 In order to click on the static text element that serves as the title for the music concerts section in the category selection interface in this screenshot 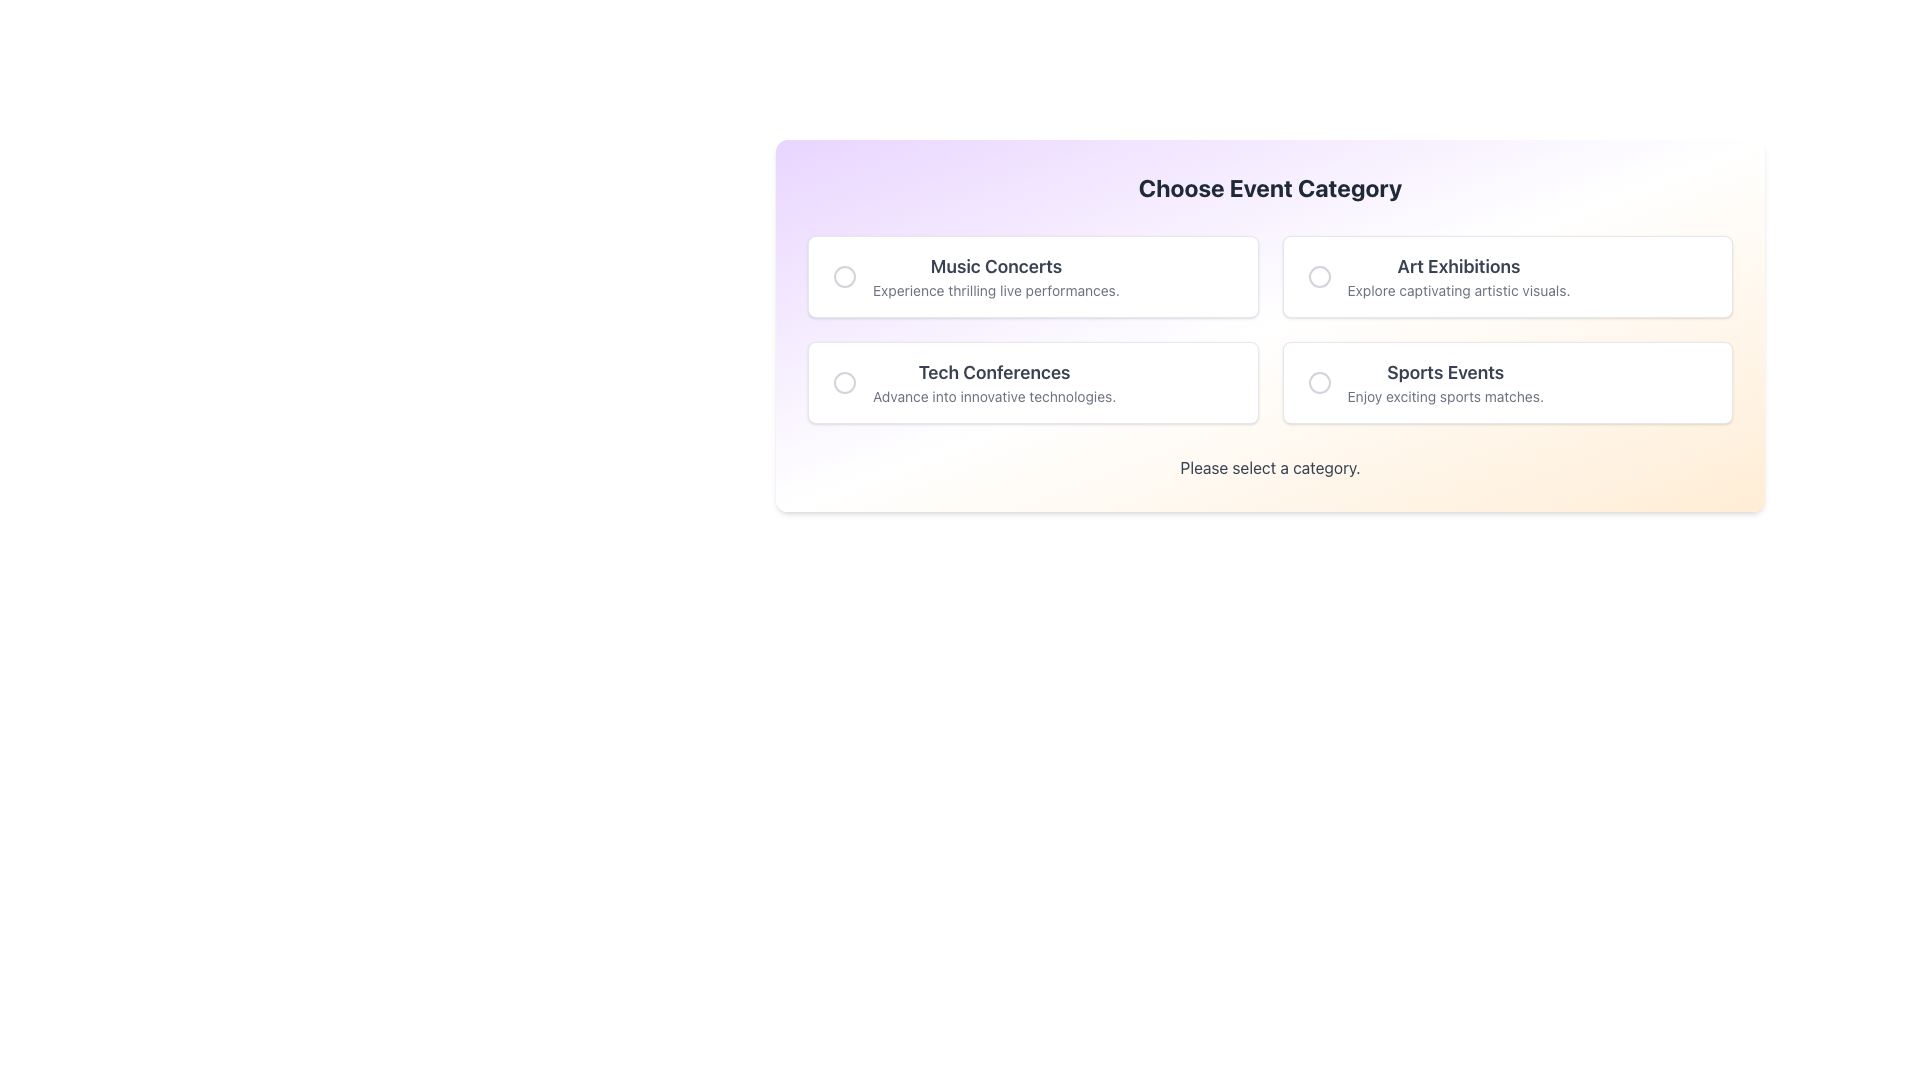, I will do `click(996, 265)`.